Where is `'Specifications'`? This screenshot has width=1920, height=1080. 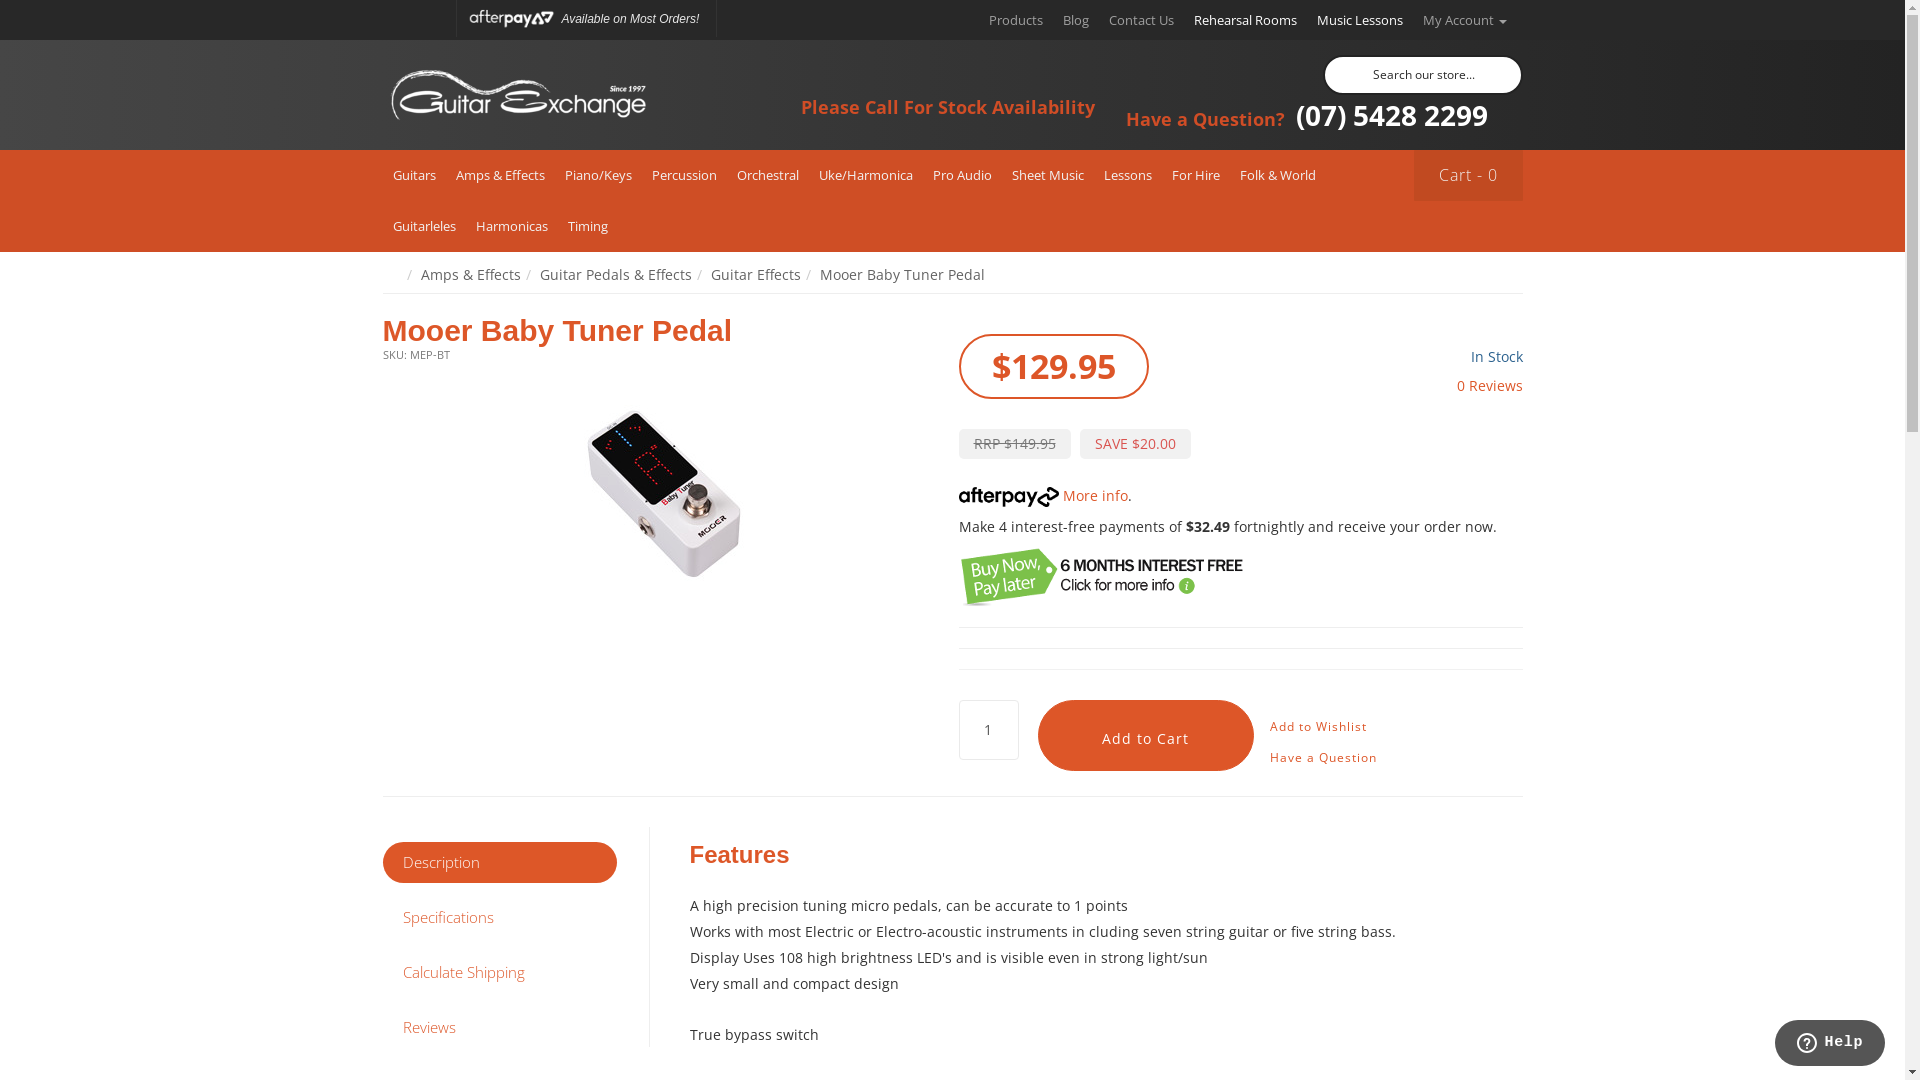 'Specifications' is located at coordinates (499, 917).